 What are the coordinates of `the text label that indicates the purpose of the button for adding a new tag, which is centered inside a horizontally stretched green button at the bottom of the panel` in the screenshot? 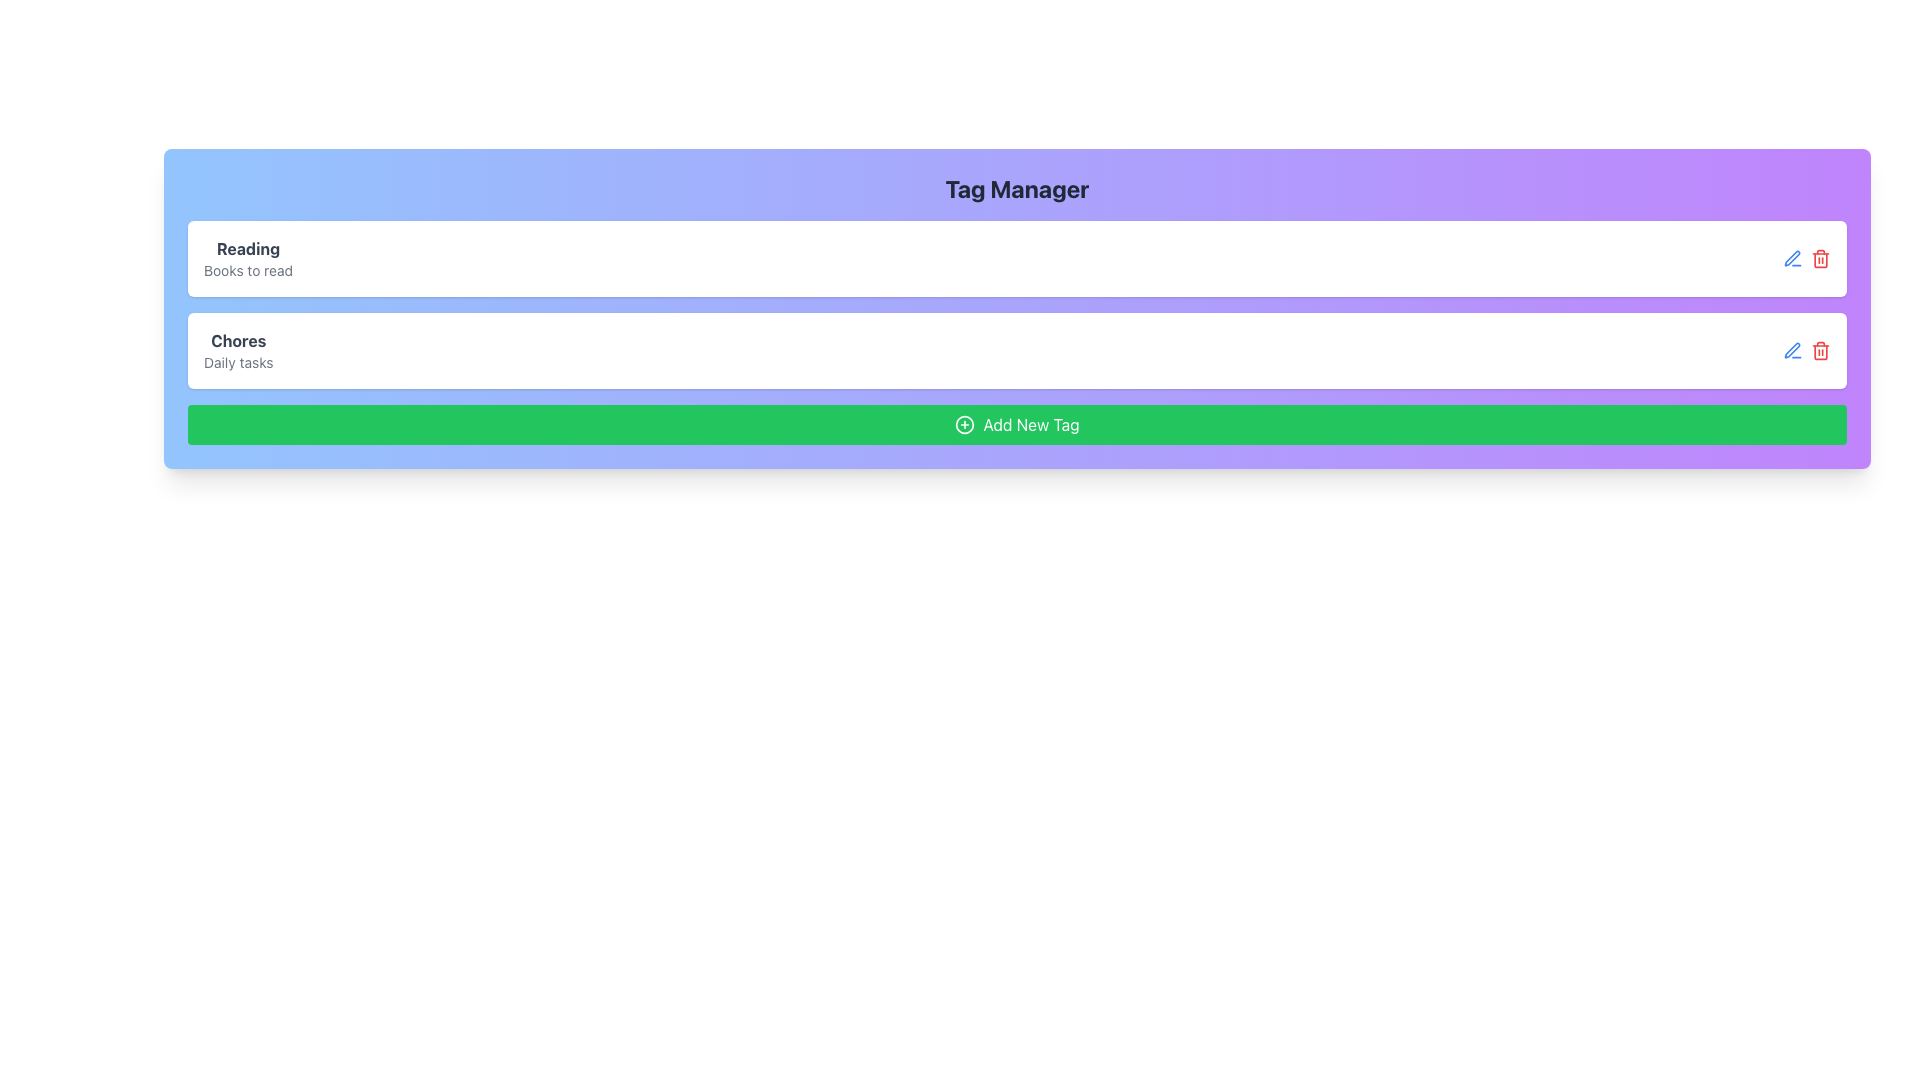 It's located at (1031, 423).